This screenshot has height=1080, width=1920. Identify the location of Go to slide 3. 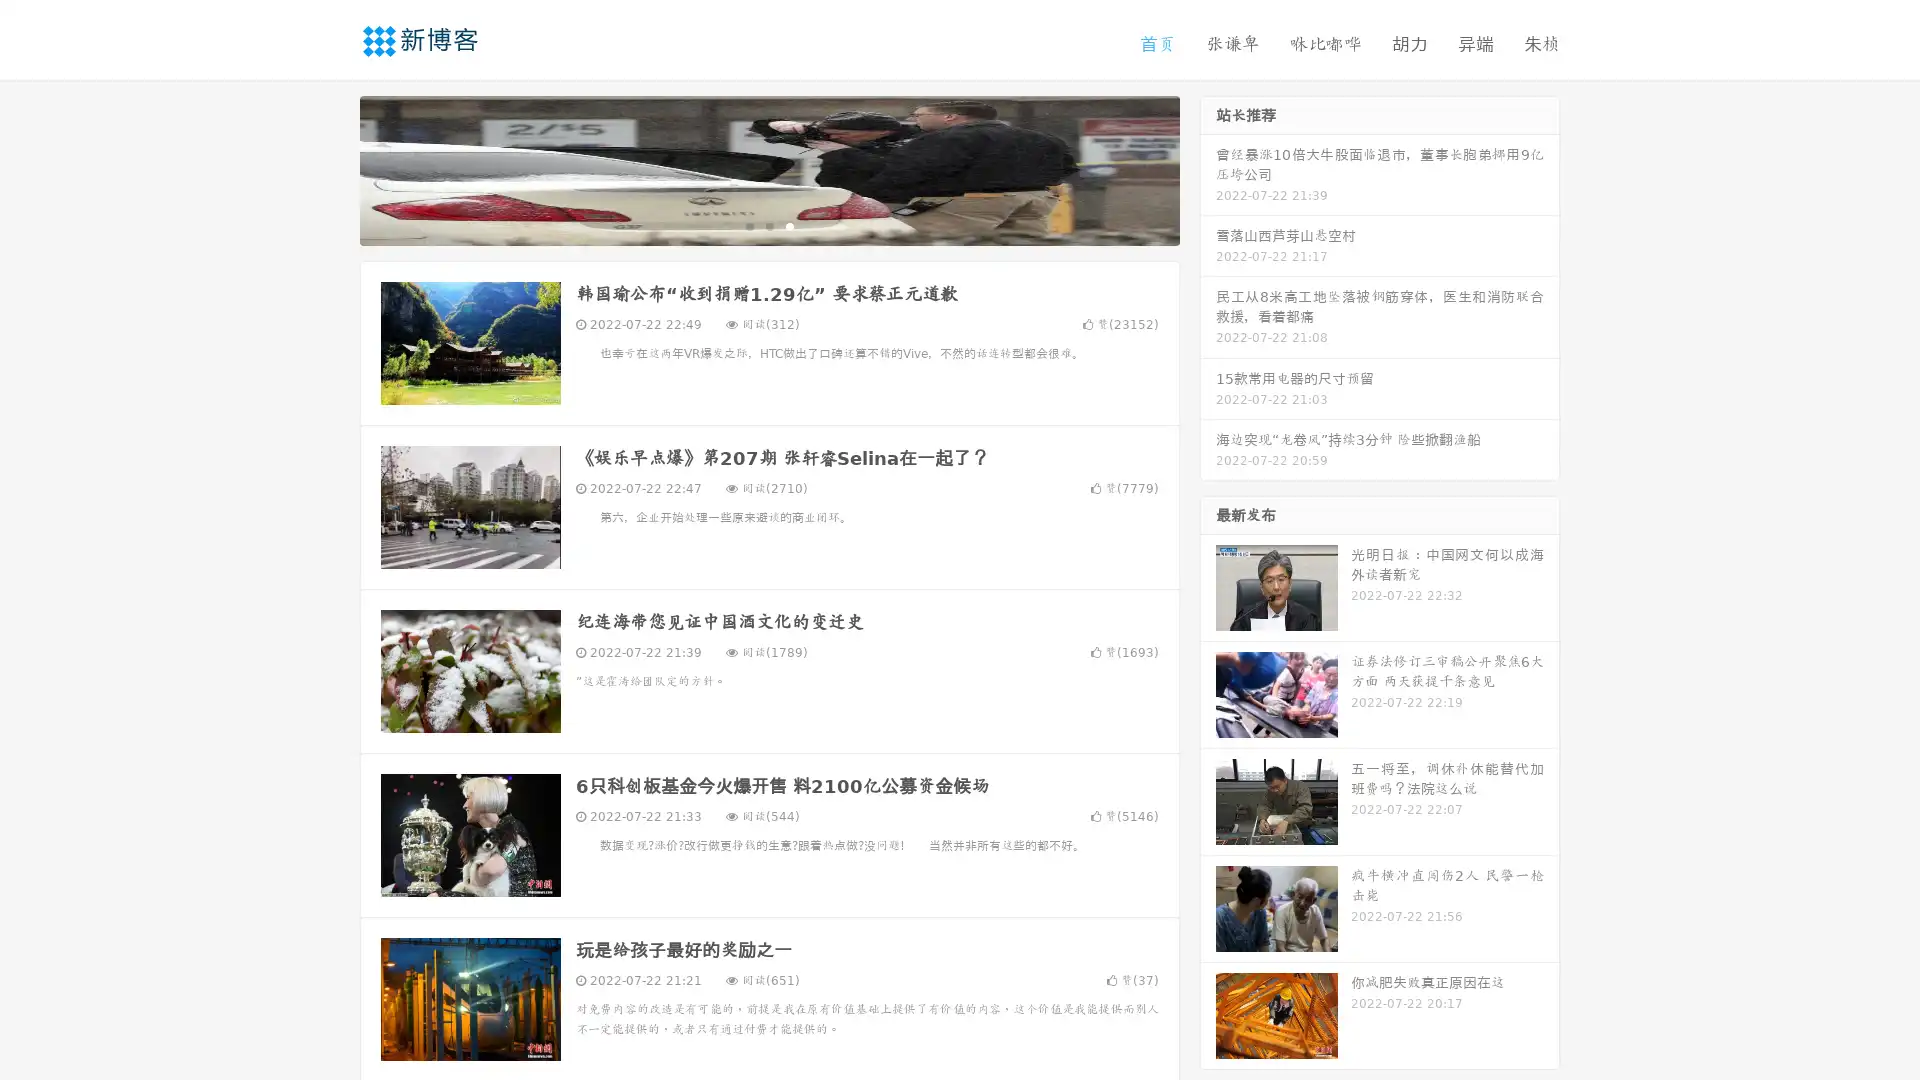
(789, 225).